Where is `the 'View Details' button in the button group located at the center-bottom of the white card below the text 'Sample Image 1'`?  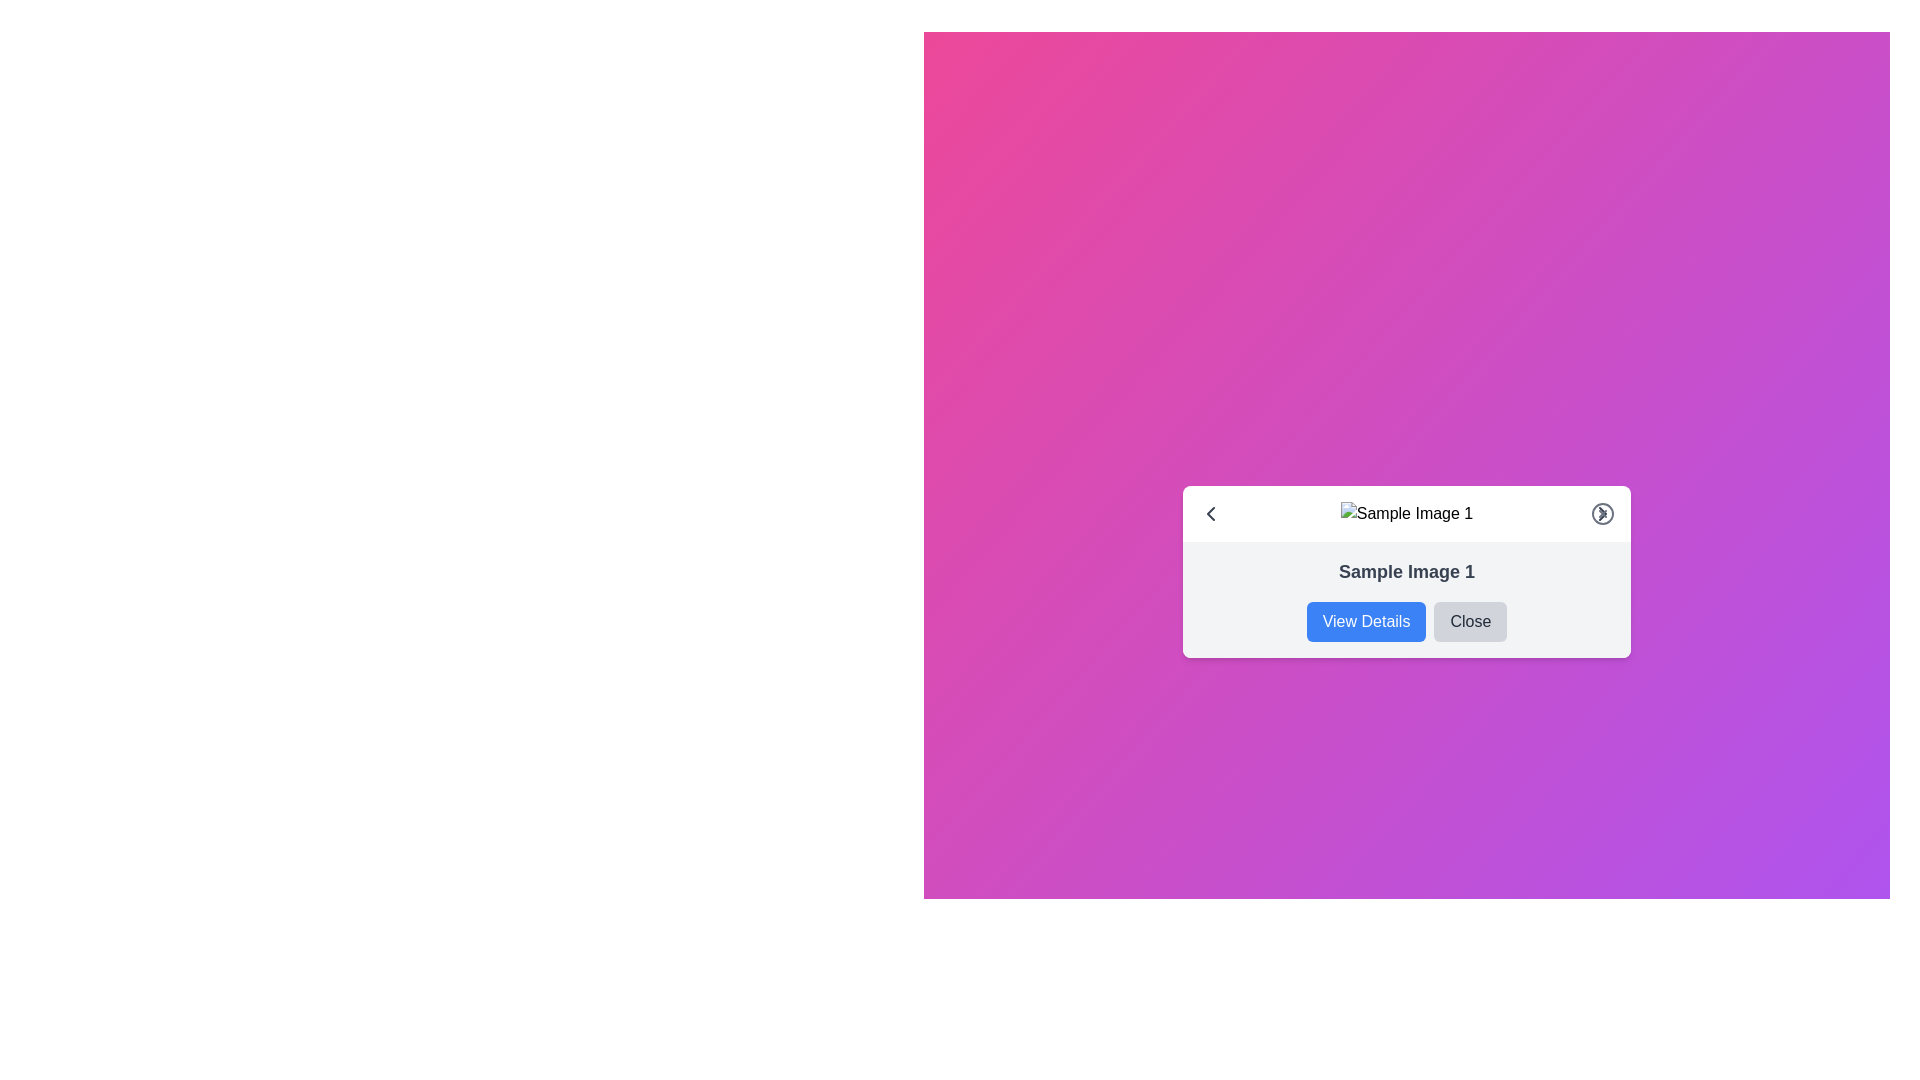
the 'View Details' button in the button group located at the center-bottom of the white card below the text 'Sample Image 1' is located at coordinates (1405, 620).